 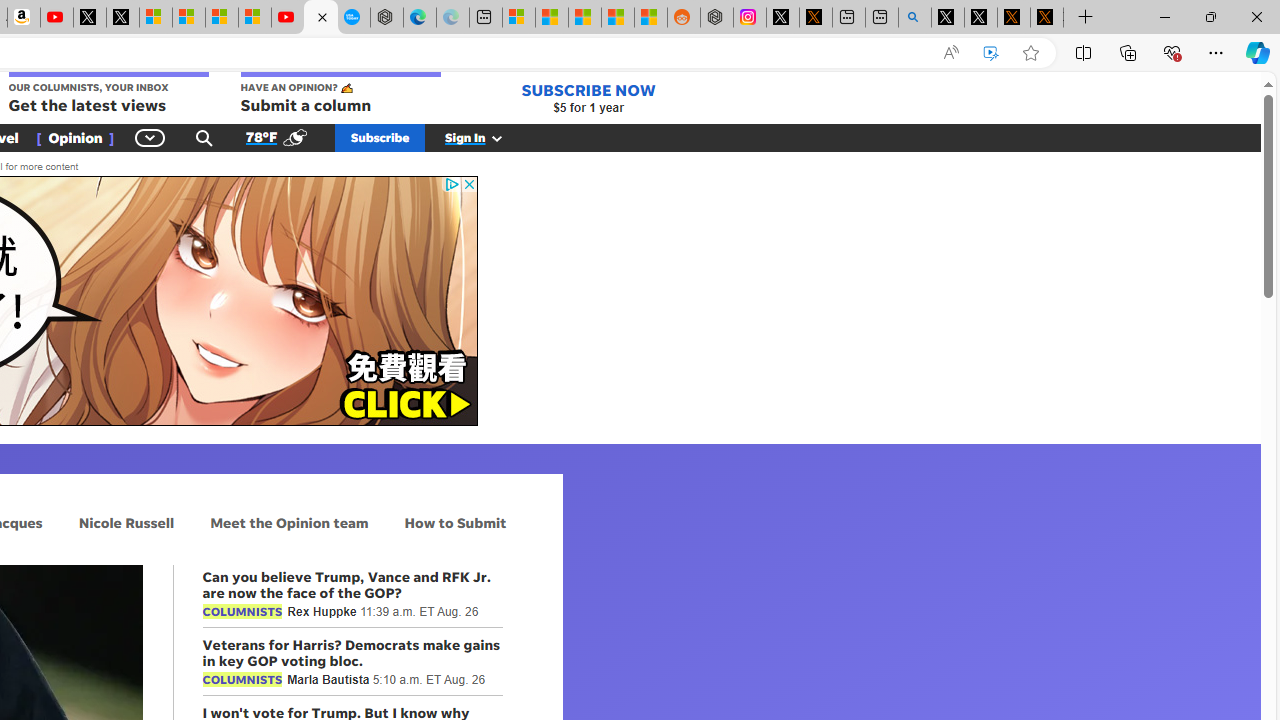 What do you see at coordinates (991, 52) in the screenshot?
I see `'Enhance video'` at bounding box center [991, 52].